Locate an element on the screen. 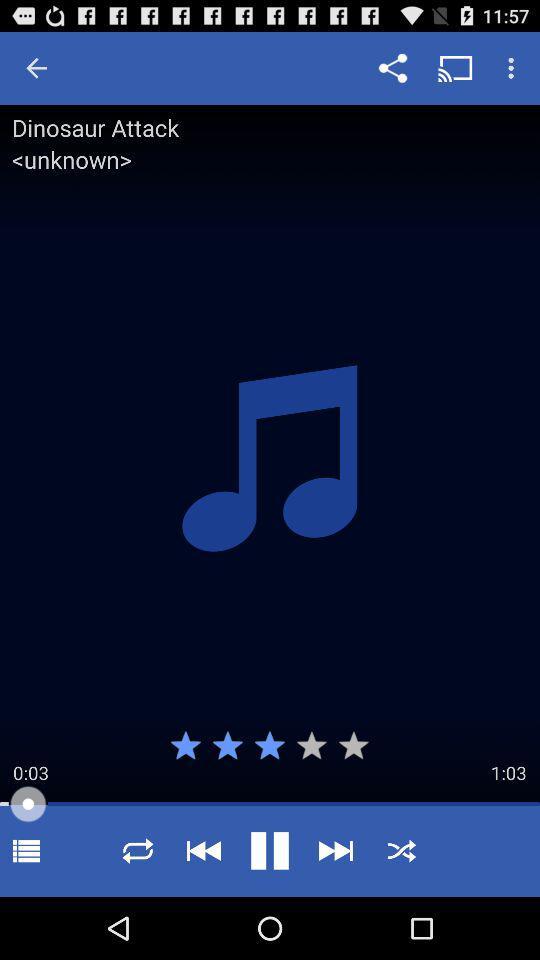 The image size is (540, 960). playlist is located at coordinates (25, 850).